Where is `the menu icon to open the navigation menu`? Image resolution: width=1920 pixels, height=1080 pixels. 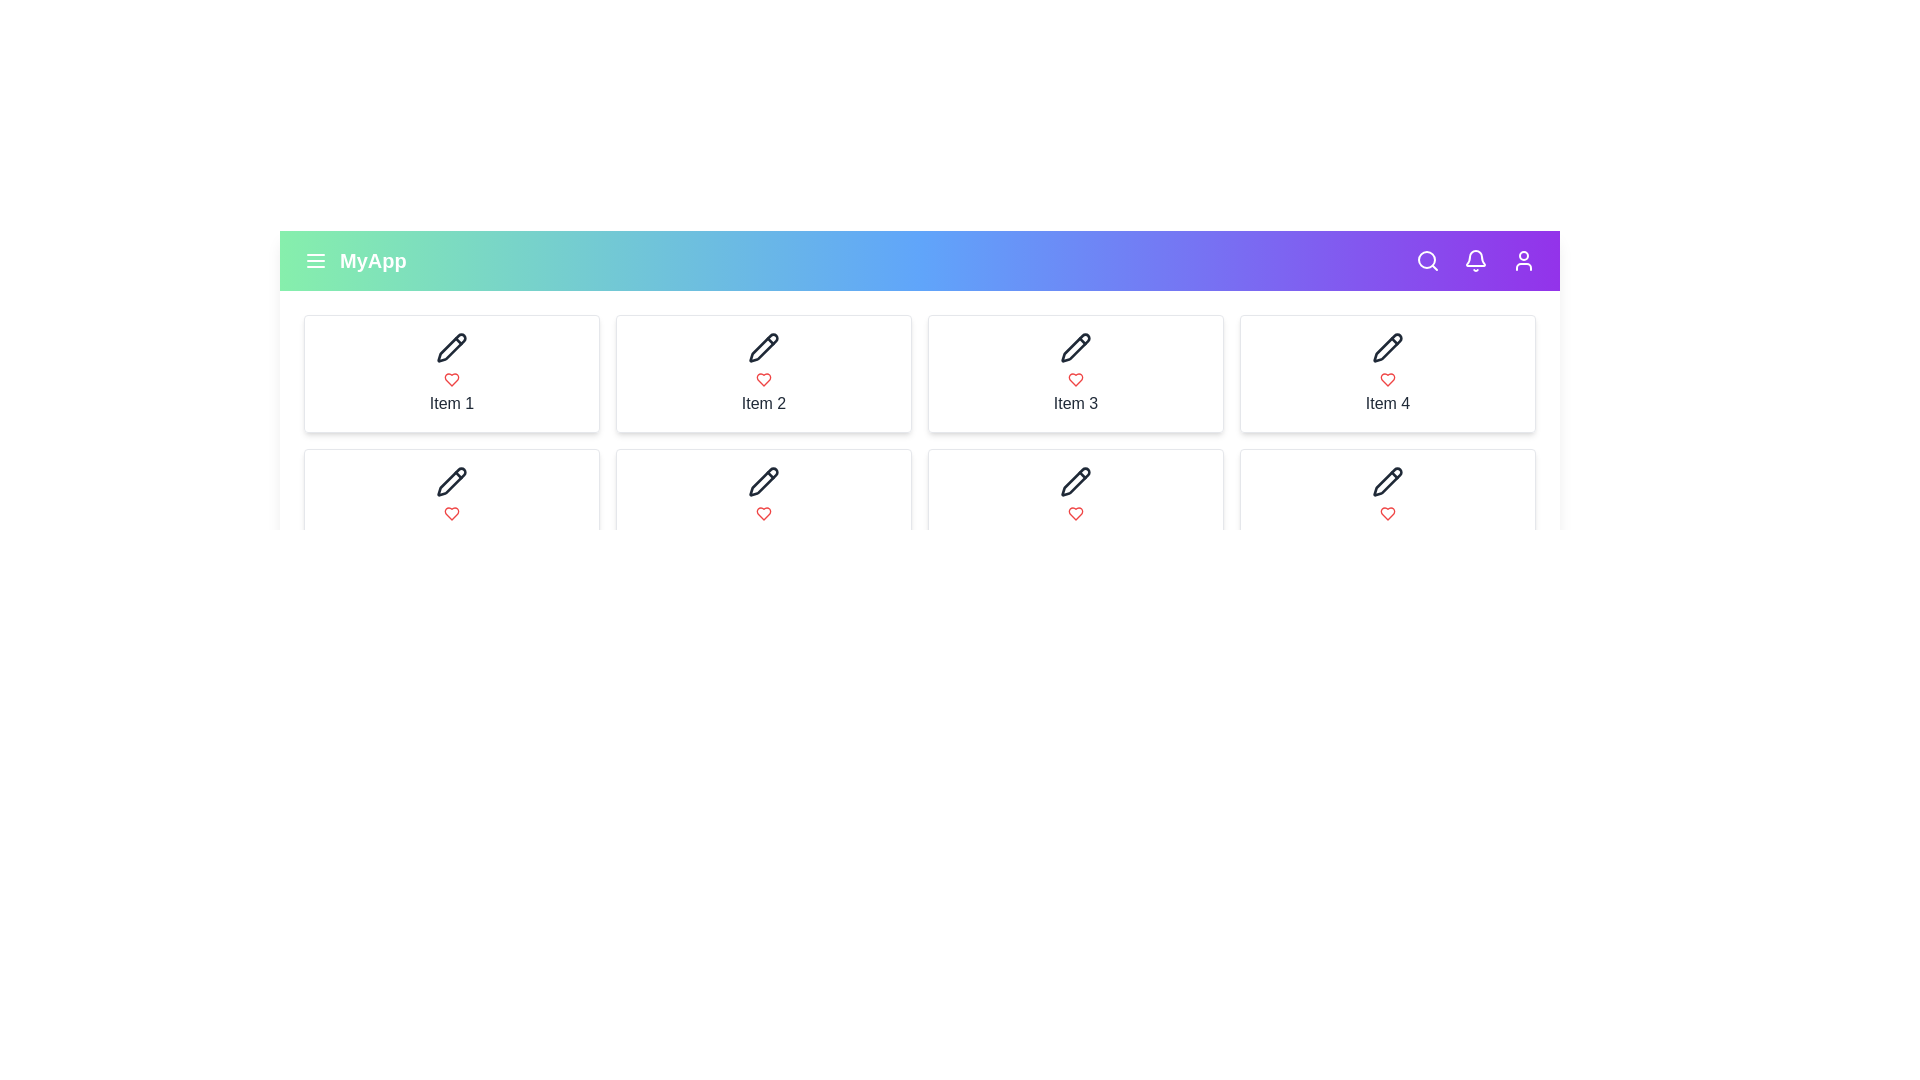 the menu icon to open the navigation menu is located at coordinates (315, 260).